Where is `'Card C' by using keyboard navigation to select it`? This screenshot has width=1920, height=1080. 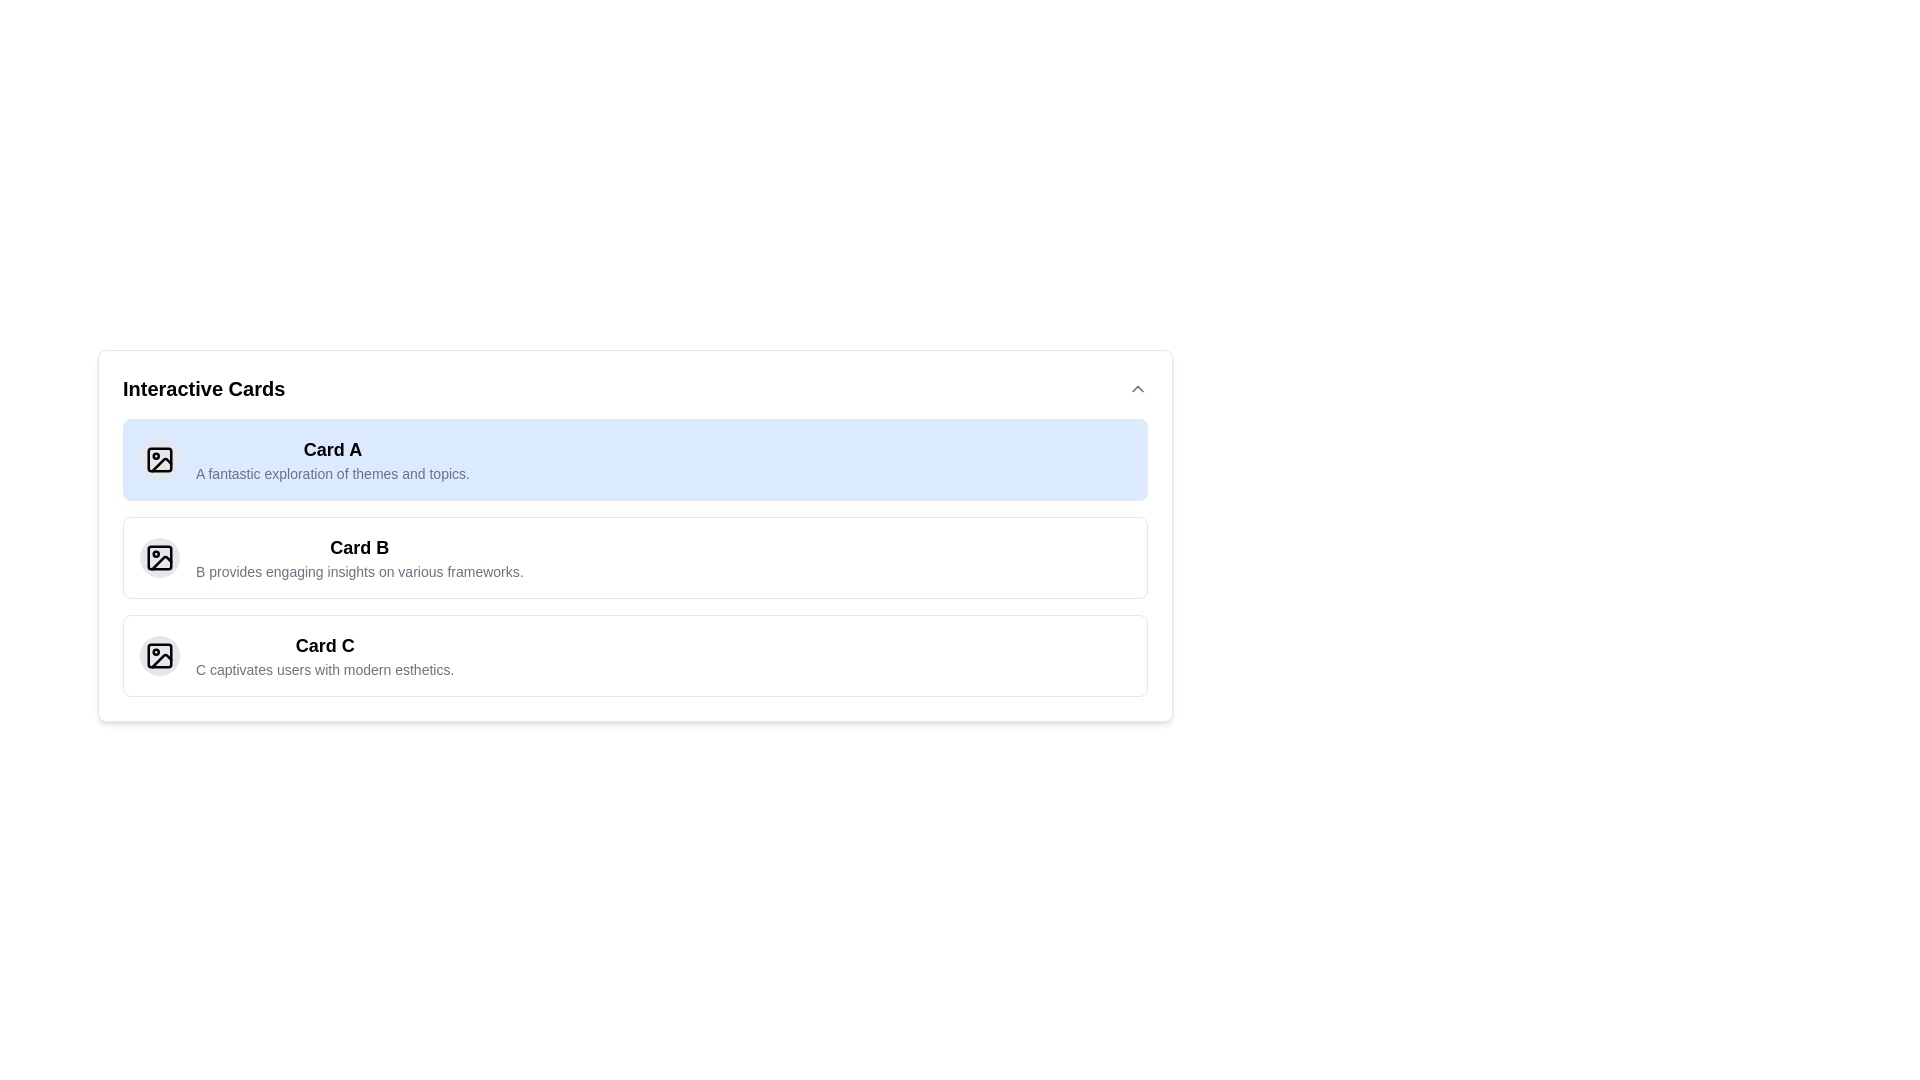
'Card C' by using keyboard navigation to select it is located at coordinates (634, 655).